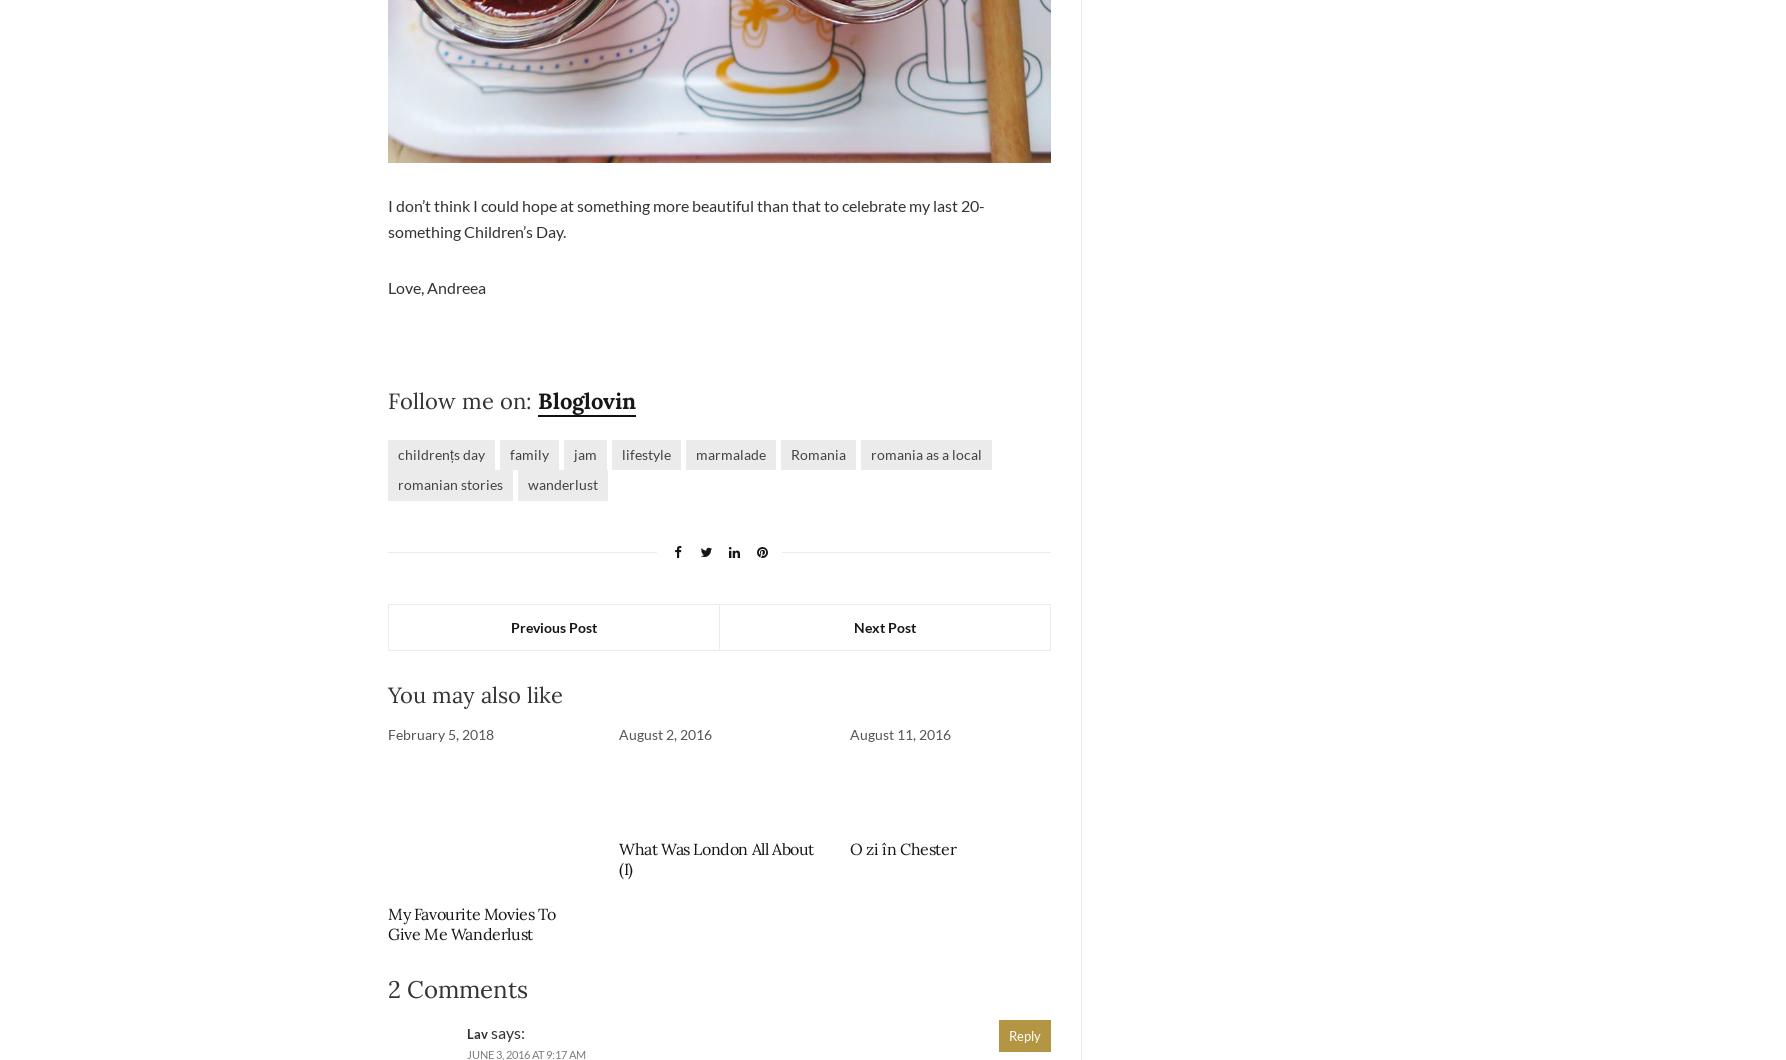  Describe the element at coordinates (716, 859) in the screenshot. I see `'What Was London All About (I)'` at that location.